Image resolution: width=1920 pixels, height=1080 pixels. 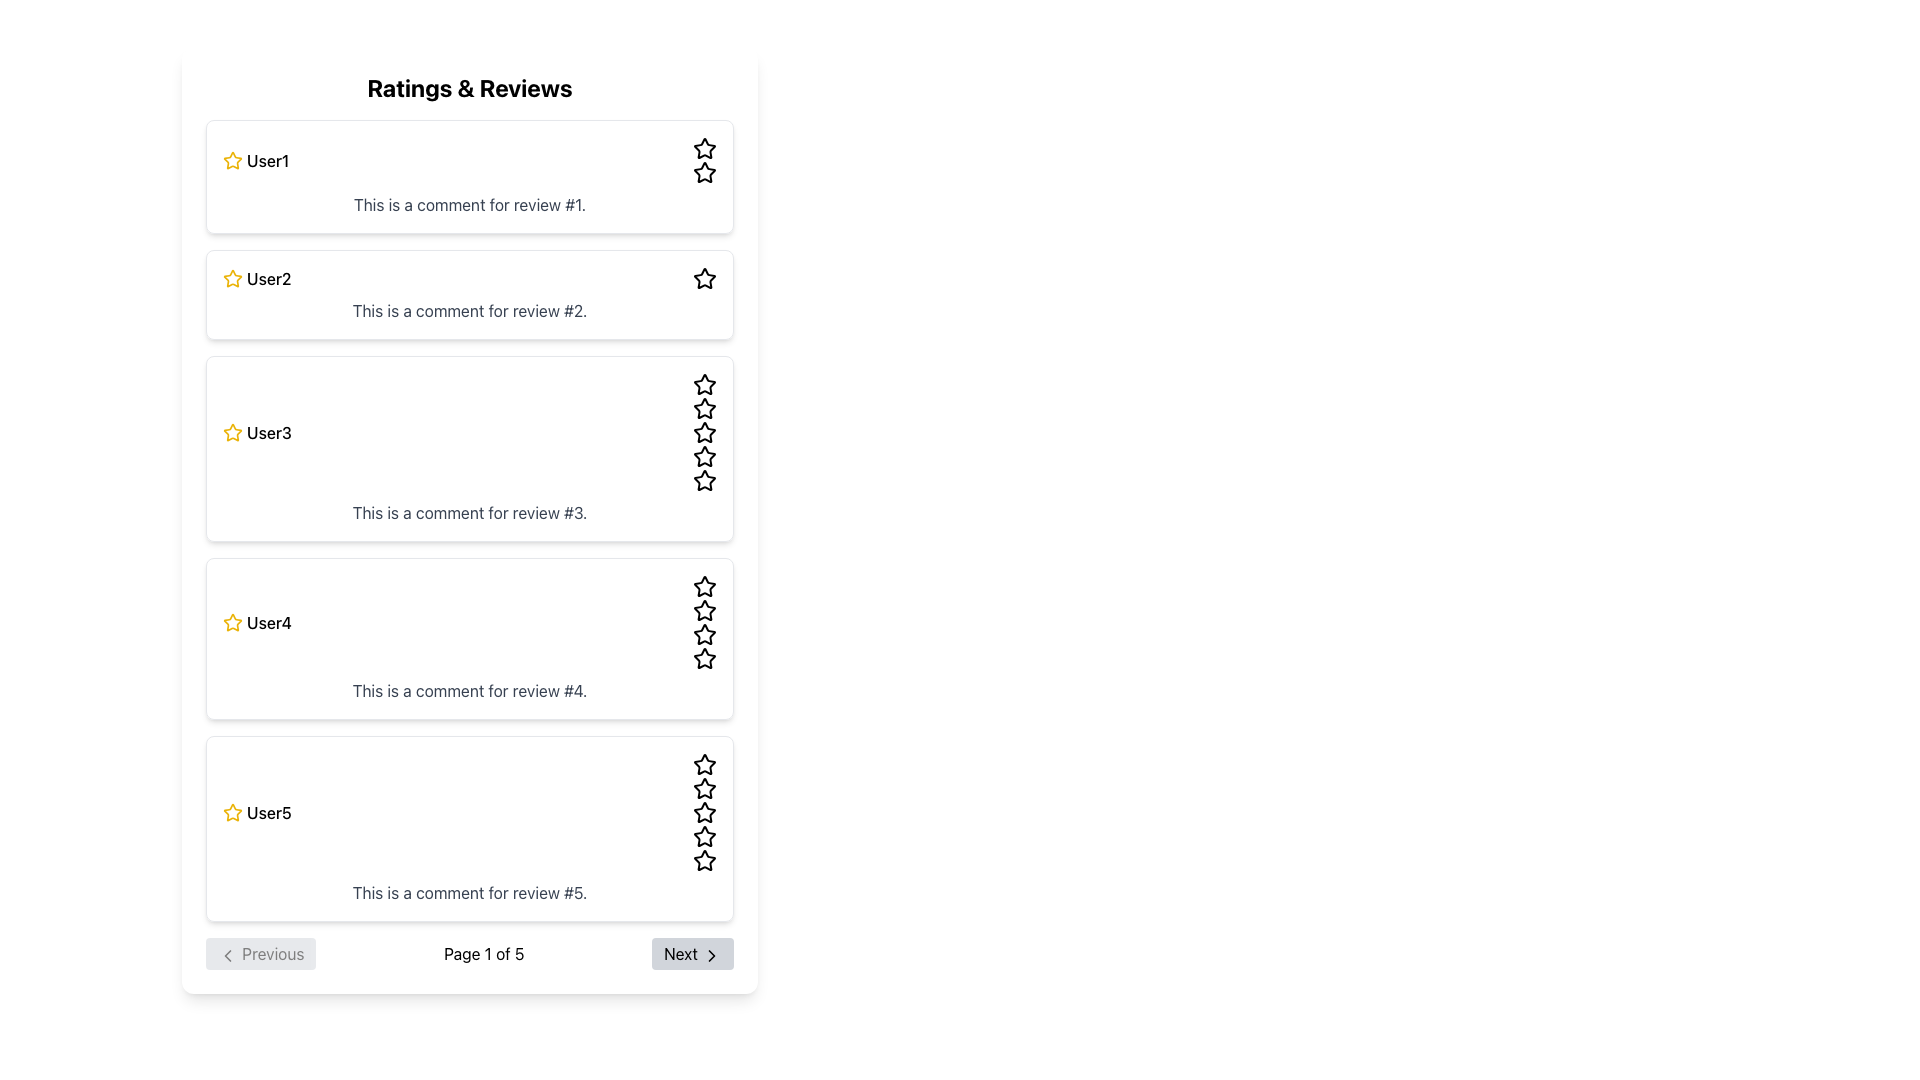 What do you see at coordinates (233, 622) in the screenshot?
I see `the star icon representing a rating or bookmarking indicator located in the fourth user review section, to the left of the text 'User4'` at bounding box center [233, 622].